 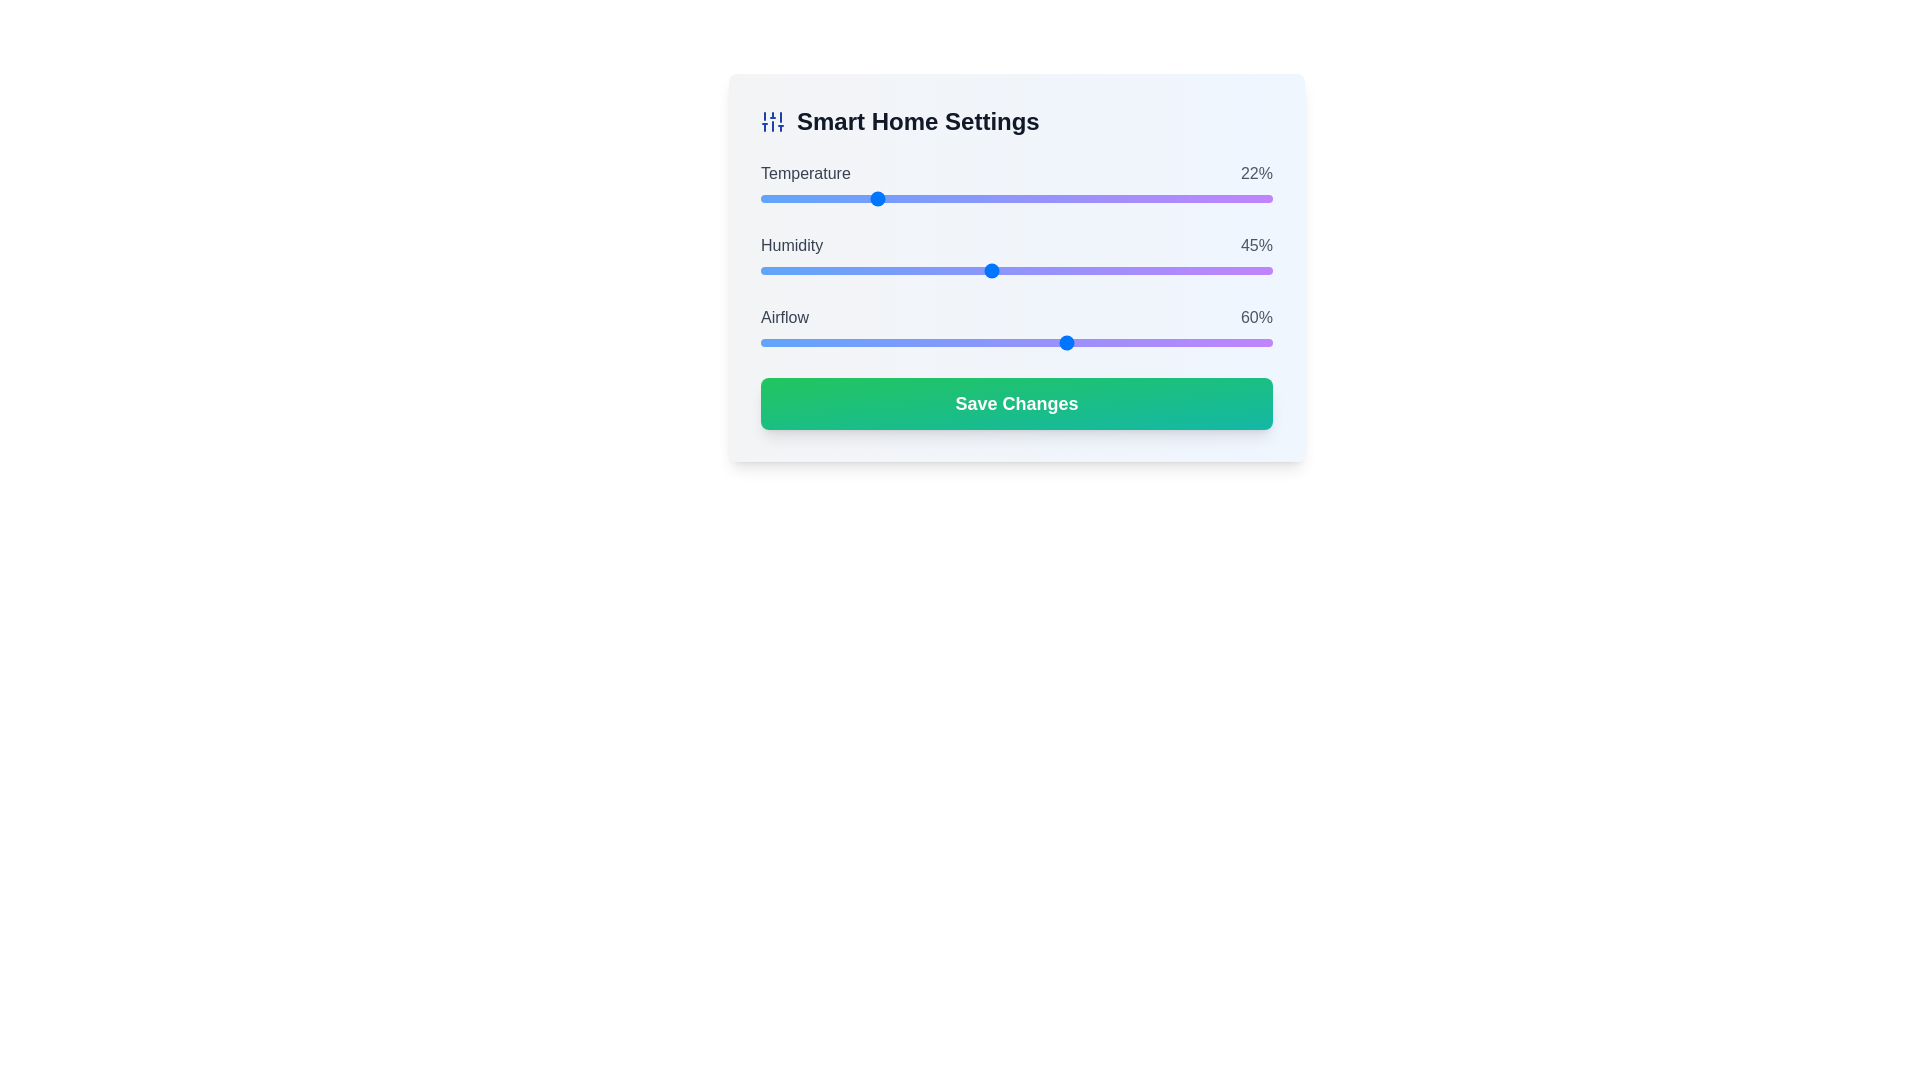 What do you see at coordinates (1215, 199) in the screenshot?
I see `temperature slider` at bounding box center [1215, 199].